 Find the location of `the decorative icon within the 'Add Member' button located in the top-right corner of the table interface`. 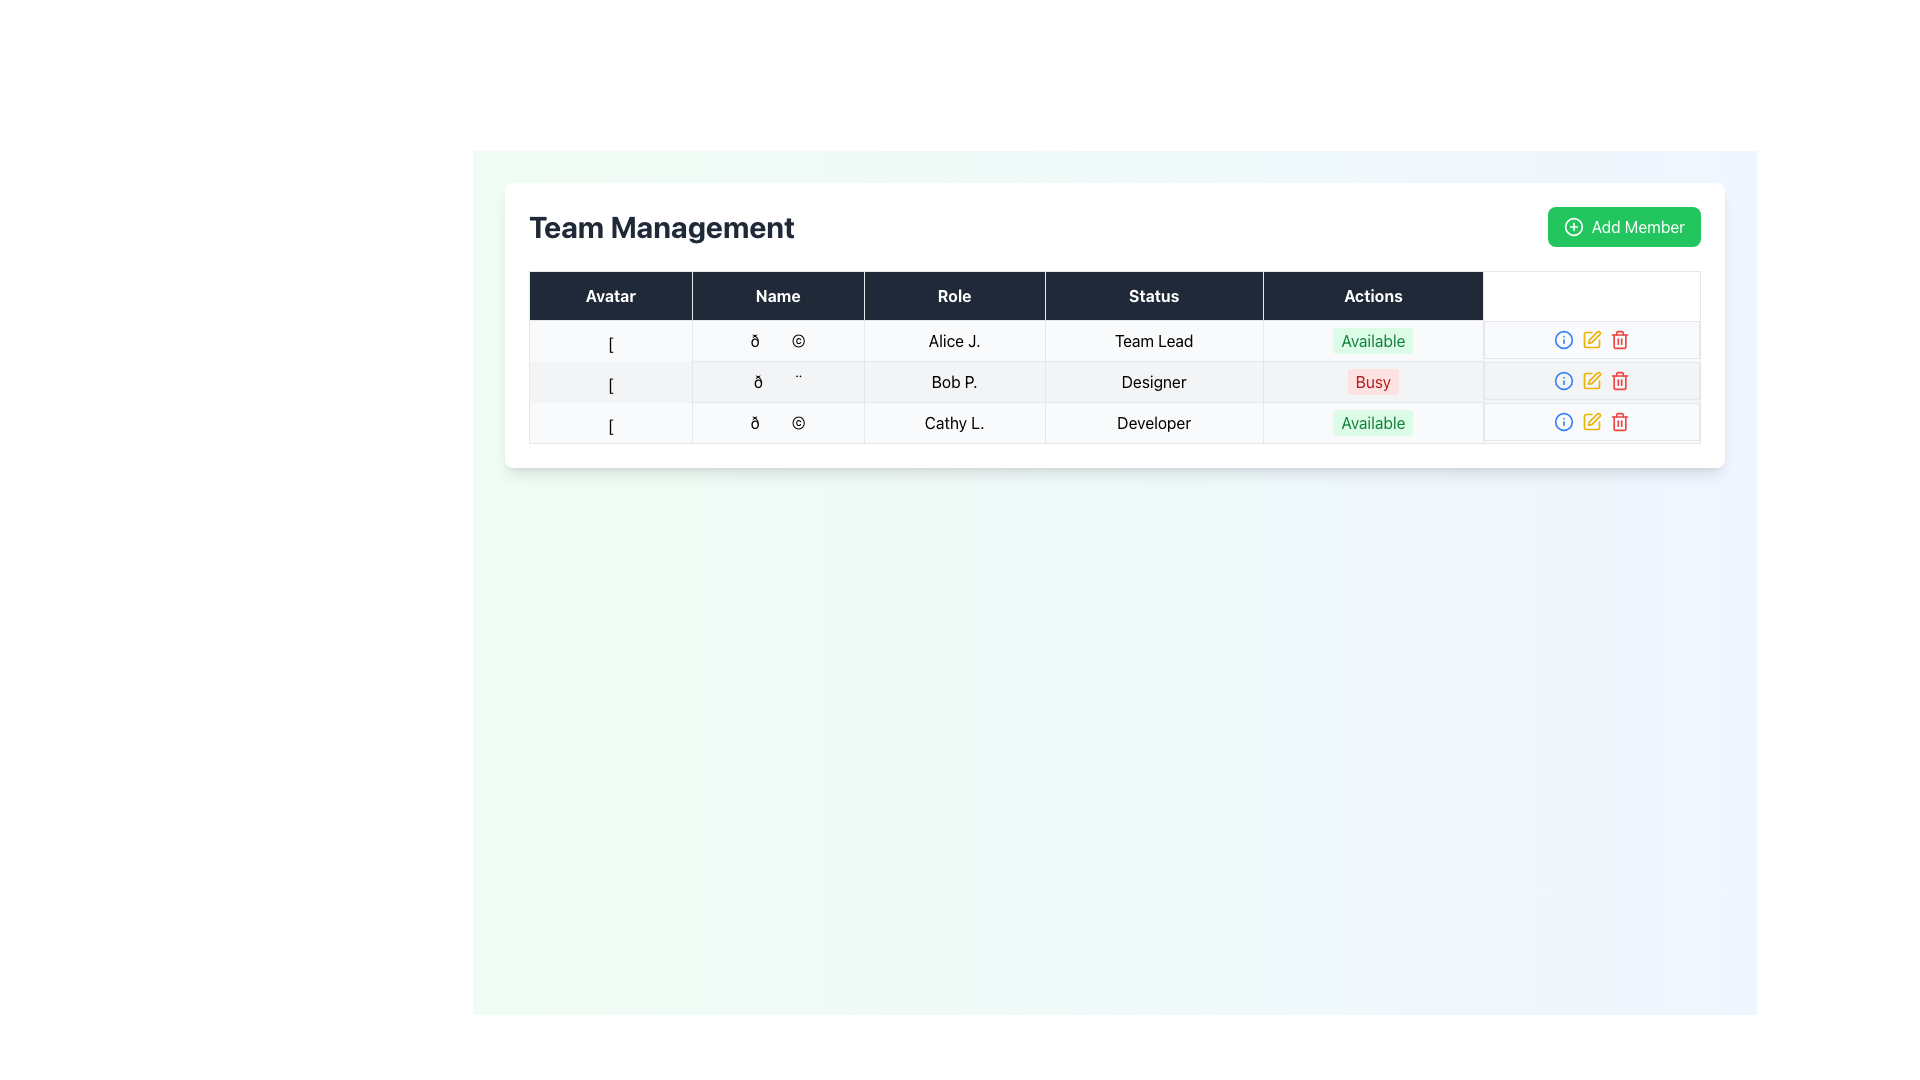

the decorative icon within the 'Add Member' button located in the top-right corner of the table interface is located at coordinates (1572, 226).